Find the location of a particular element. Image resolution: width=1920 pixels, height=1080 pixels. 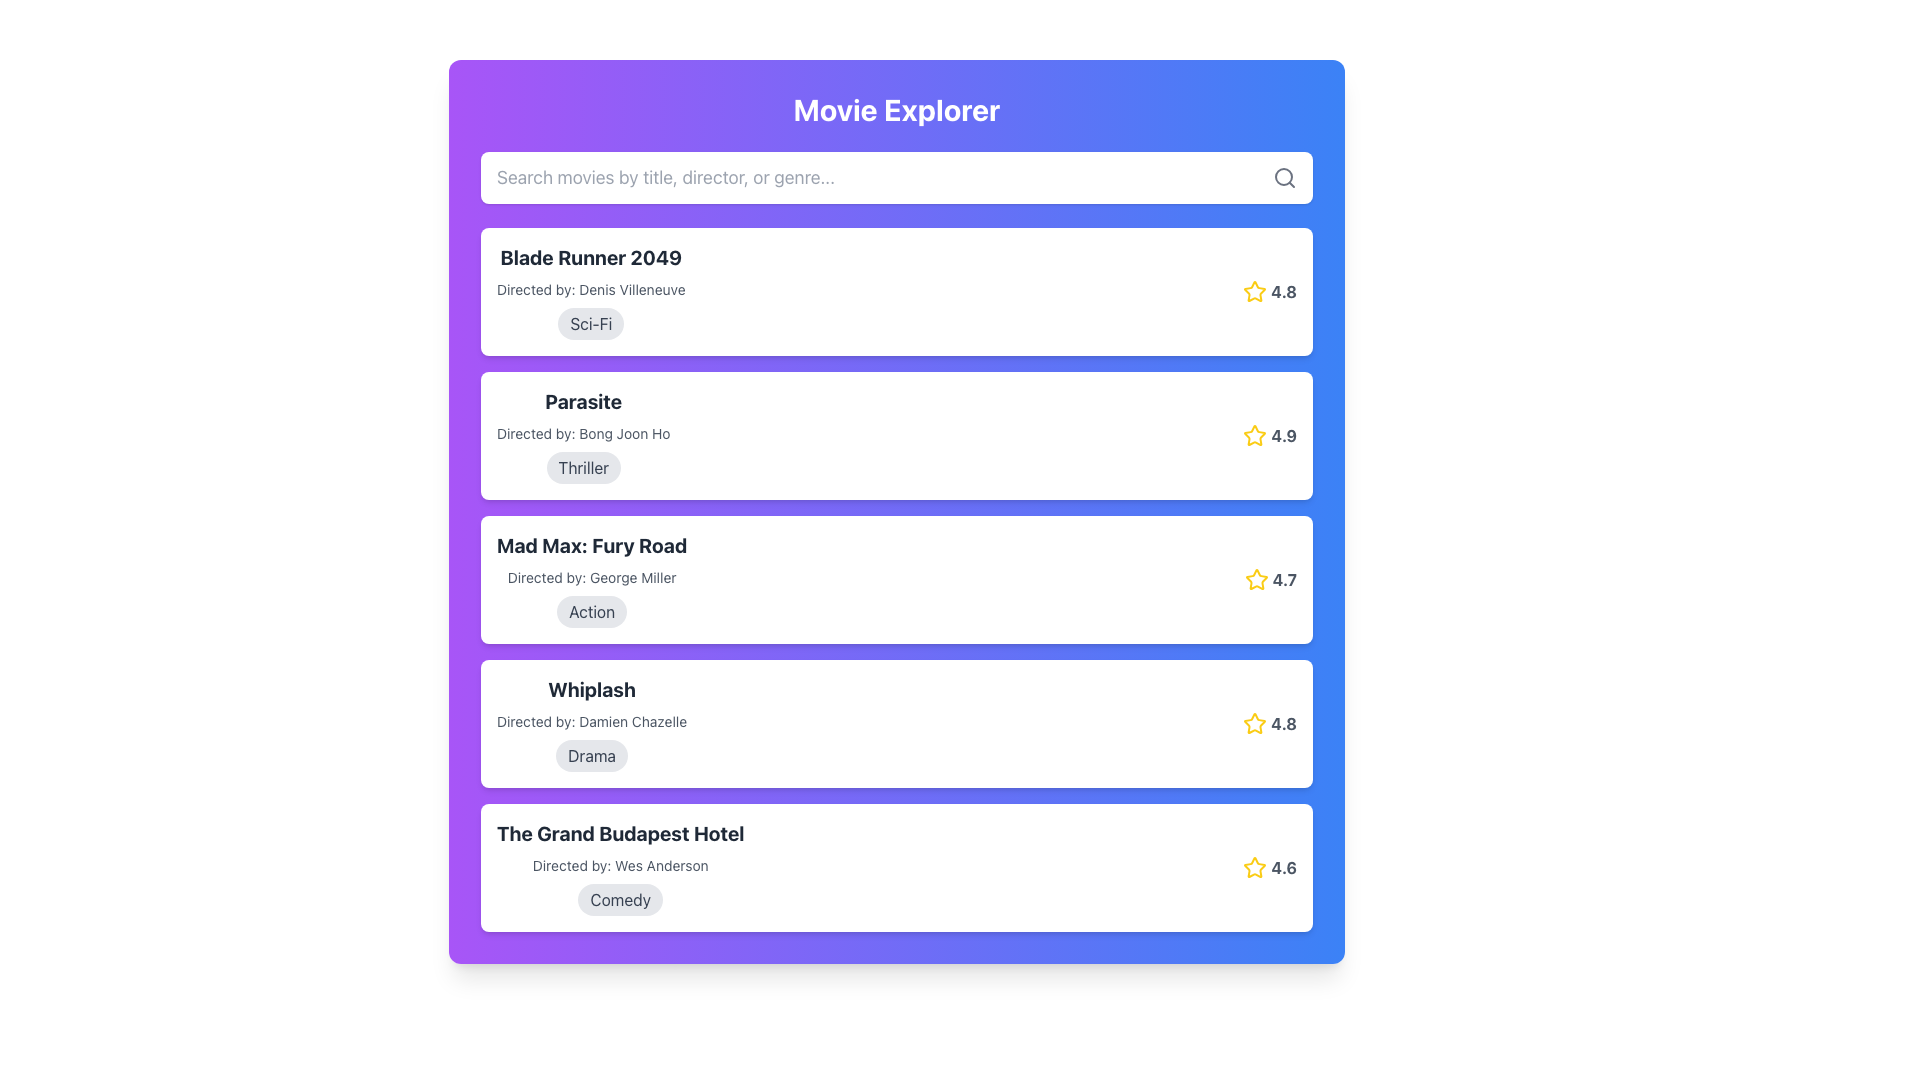

the star icon representing the movie rating in the first movie entry of the list, located to the left of the numeric rating value is located at coordinates (1254, 291).